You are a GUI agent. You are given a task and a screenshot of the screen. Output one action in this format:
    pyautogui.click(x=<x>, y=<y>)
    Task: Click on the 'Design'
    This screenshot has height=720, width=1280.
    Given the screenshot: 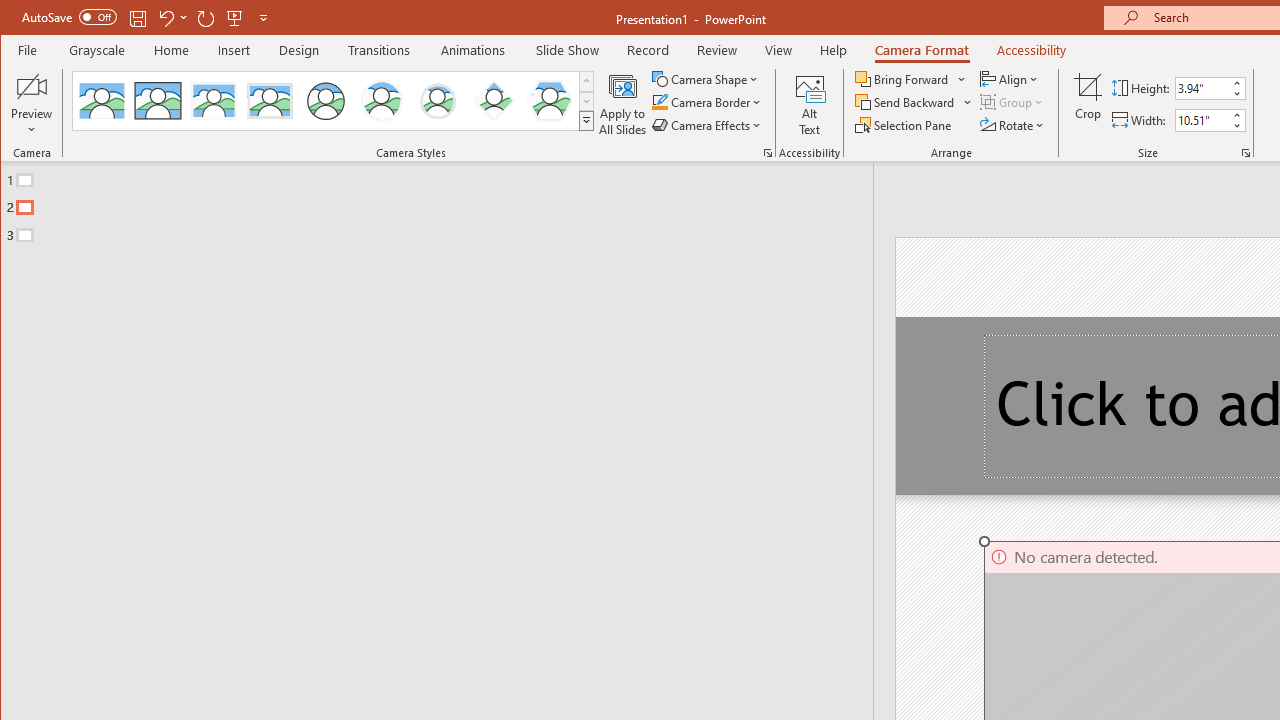 What is the action you would take?
    pyautogui.click(x=298, y=49)
    